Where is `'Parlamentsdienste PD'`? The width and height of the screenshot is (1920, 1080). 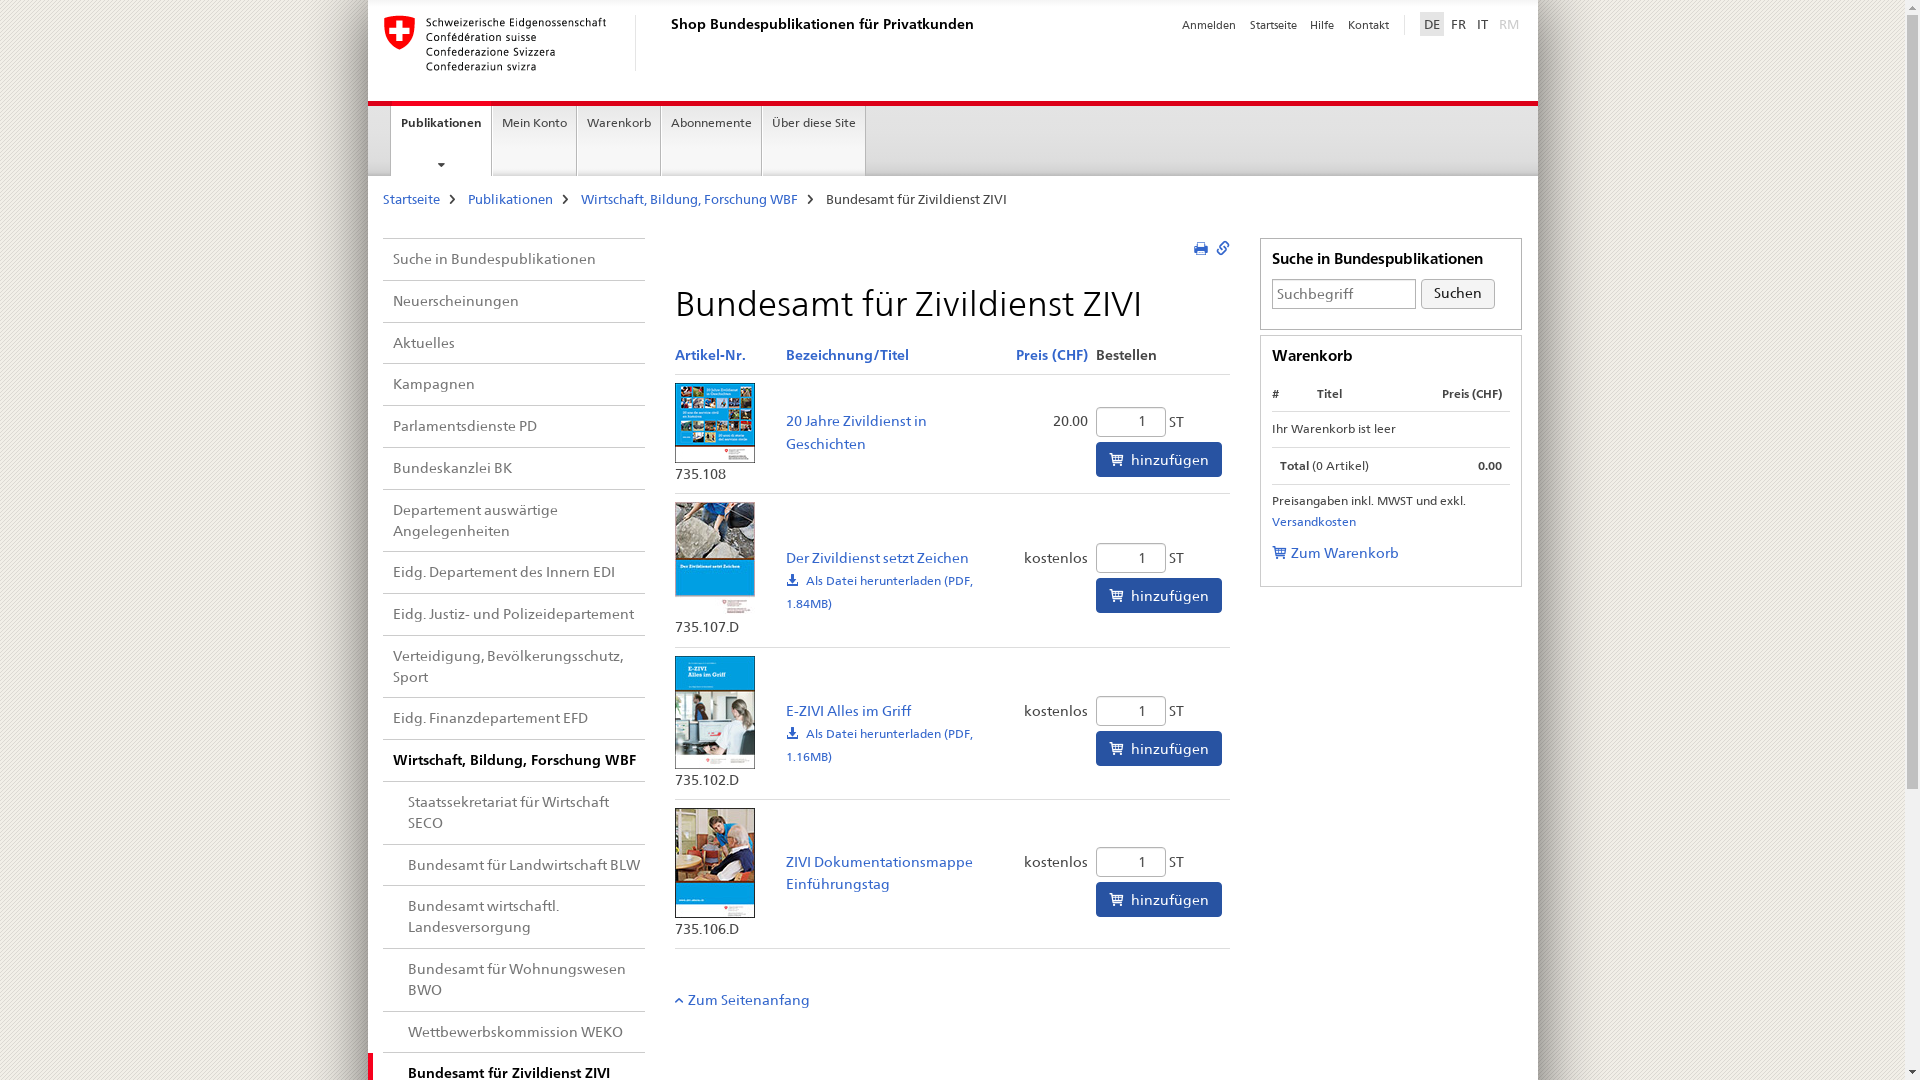
'Parlamentsdienste PD' is located at coordinates (513, 425).